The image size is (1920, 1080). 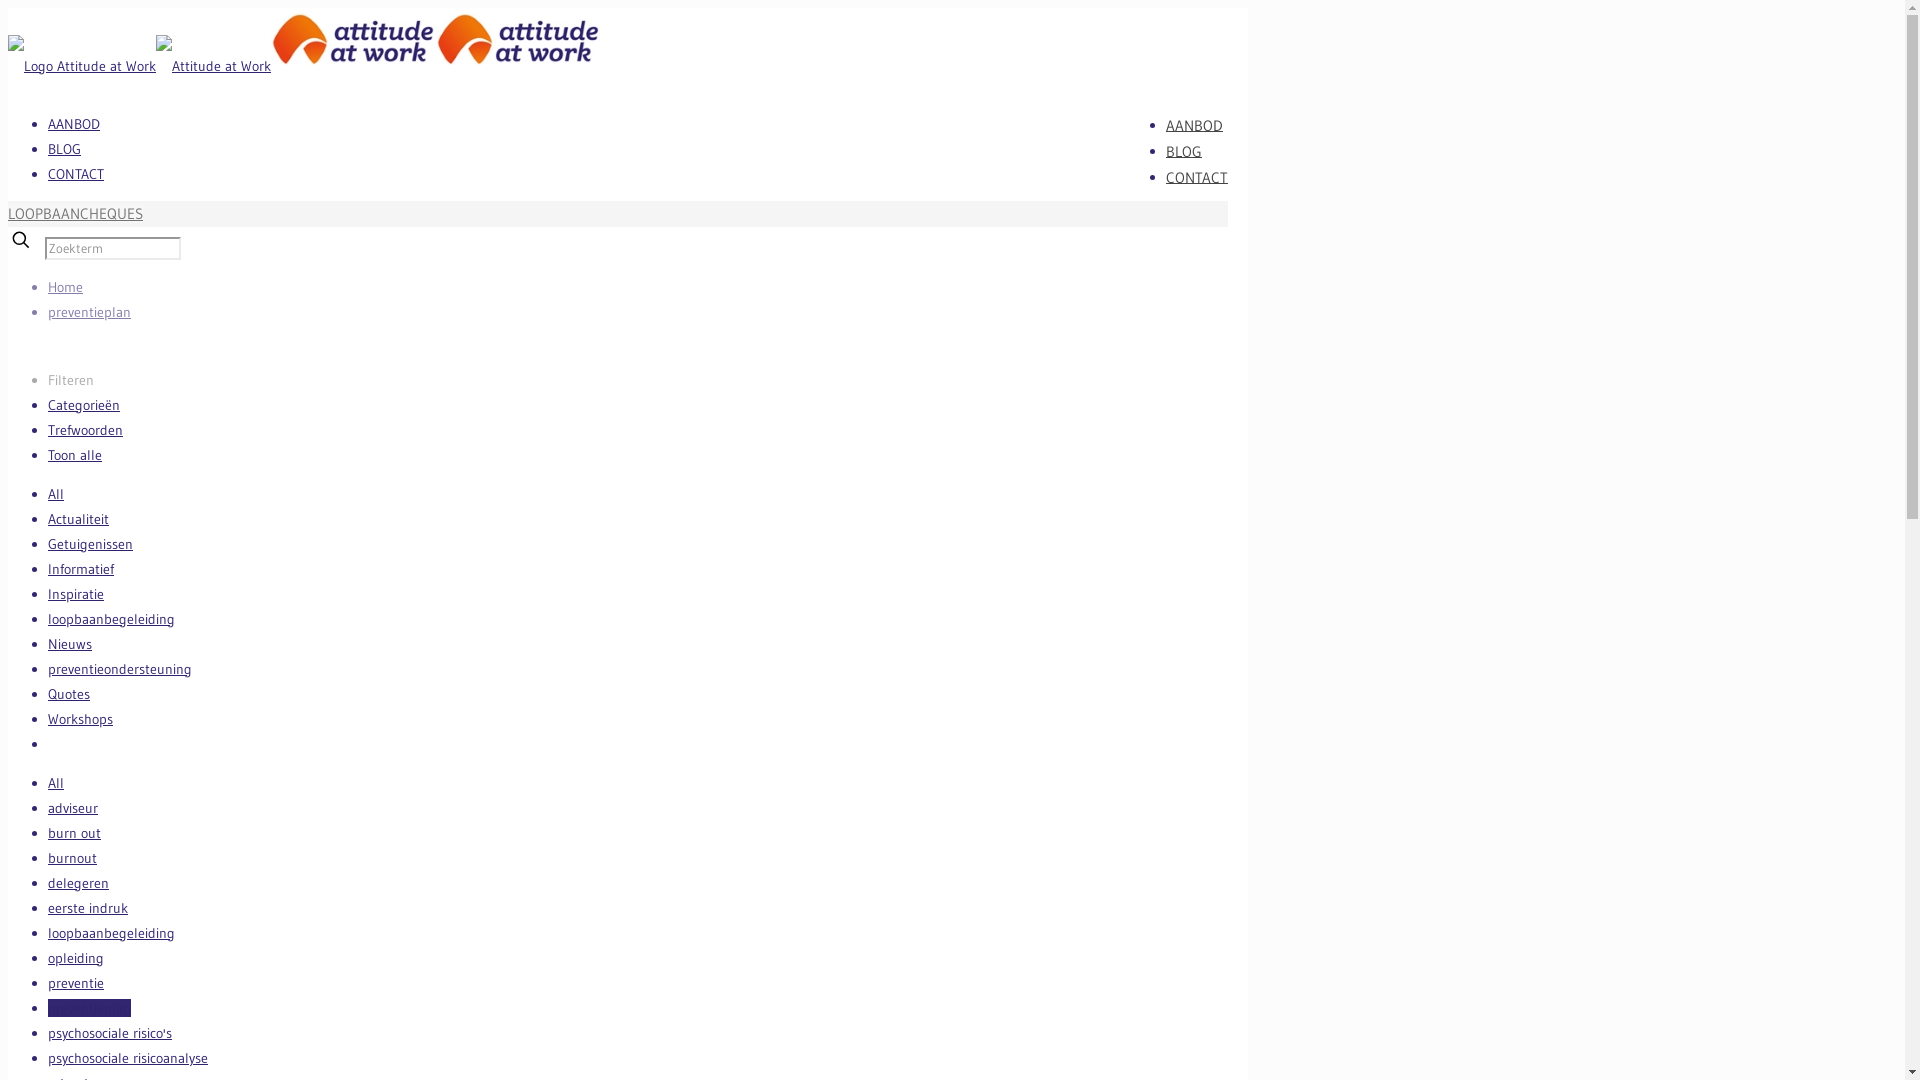 What do you see at coordinates (84, 428) in the screenshot?
I see `'Trefwoorden'` at bounding box center [84, 428].